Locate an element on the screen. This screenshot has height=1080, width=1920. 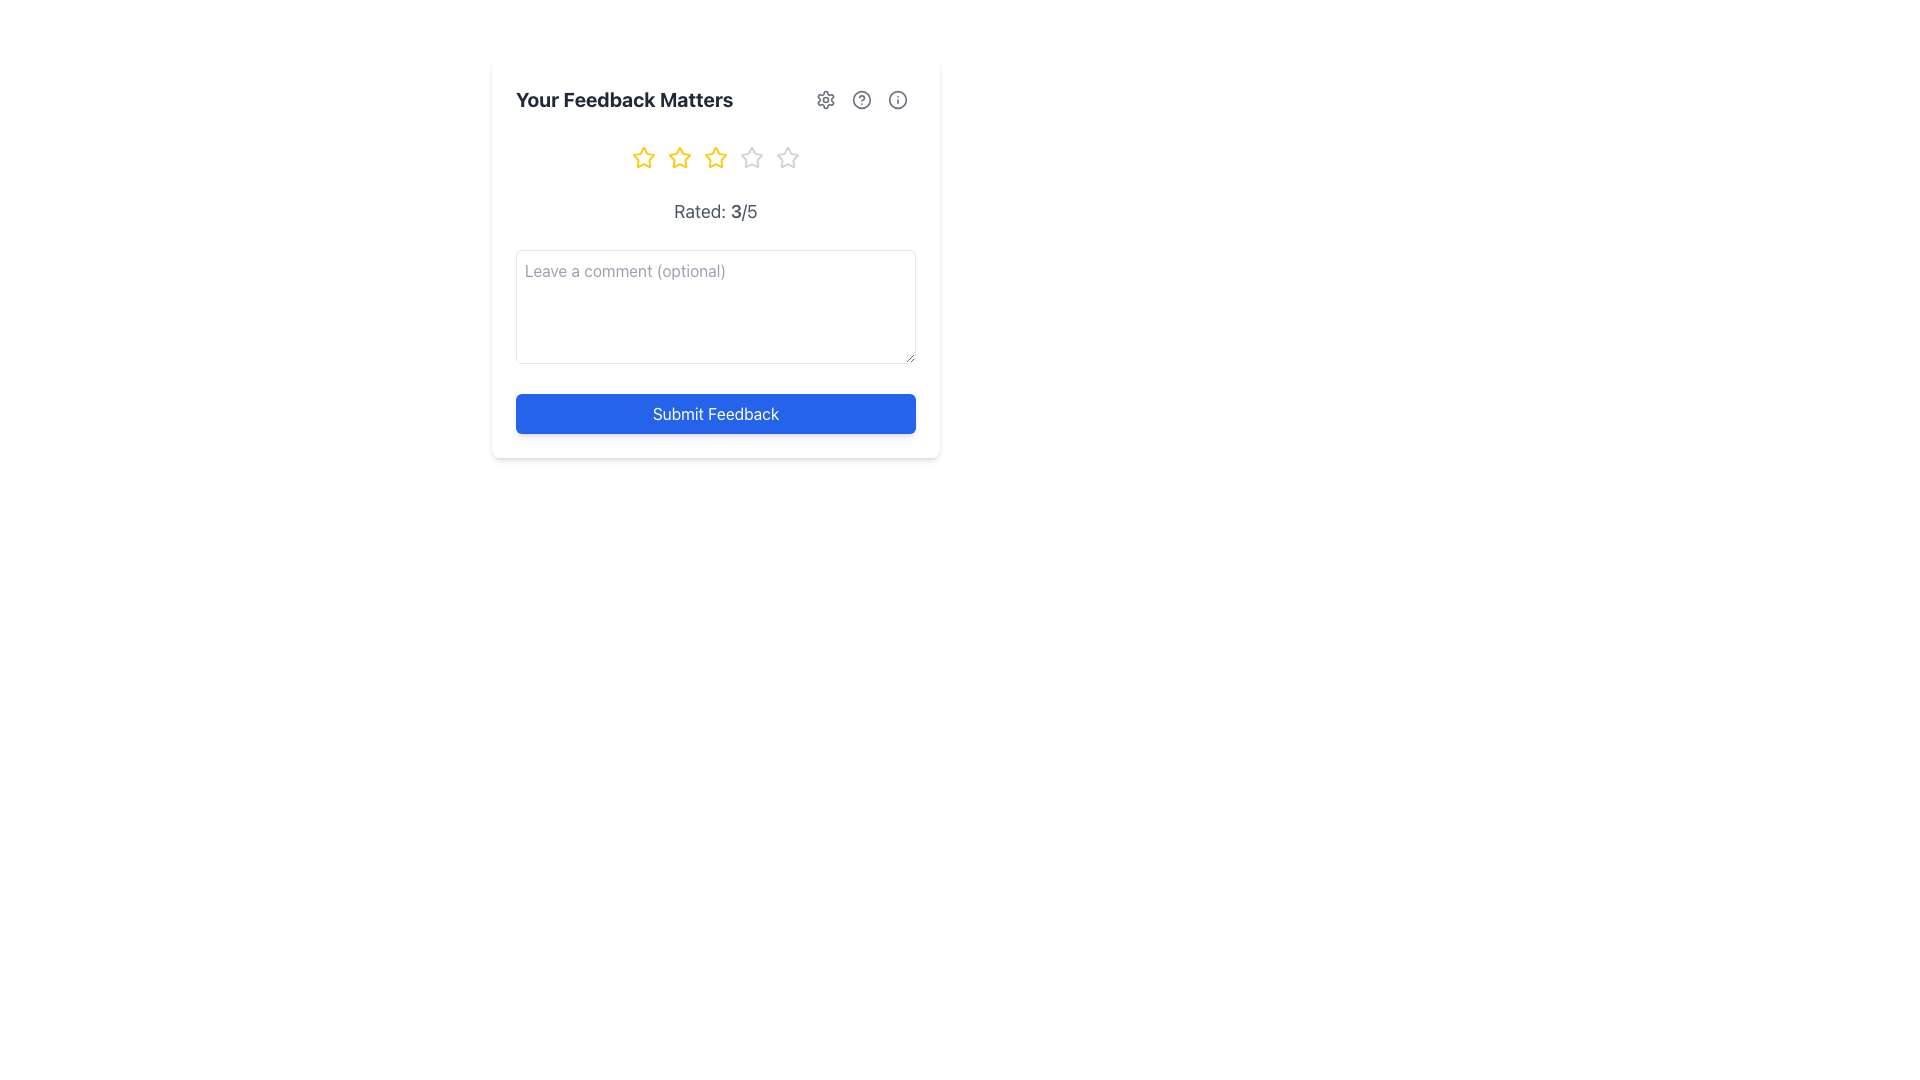
the help button located as the third icon from the right in the top right corner of the feedback card is located at coordinates (896, 100).